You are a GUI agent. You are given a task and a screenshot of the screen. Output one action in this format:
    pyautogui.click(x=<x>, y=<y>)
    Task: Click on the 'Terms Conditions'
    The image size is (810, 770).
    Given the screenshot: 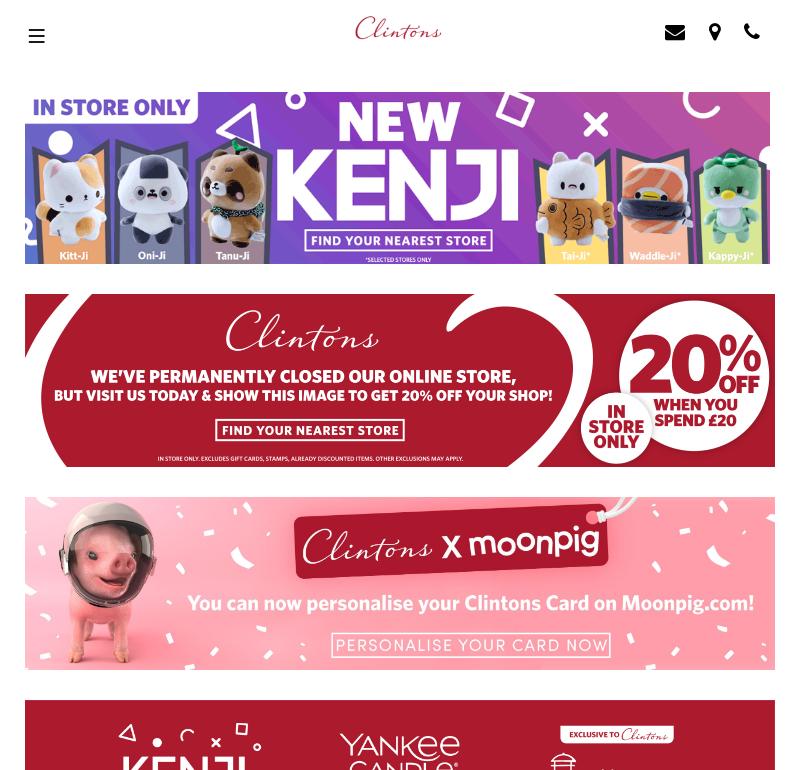 What is the action you would take?
    pyautogui.click(x=86, y=650)
    